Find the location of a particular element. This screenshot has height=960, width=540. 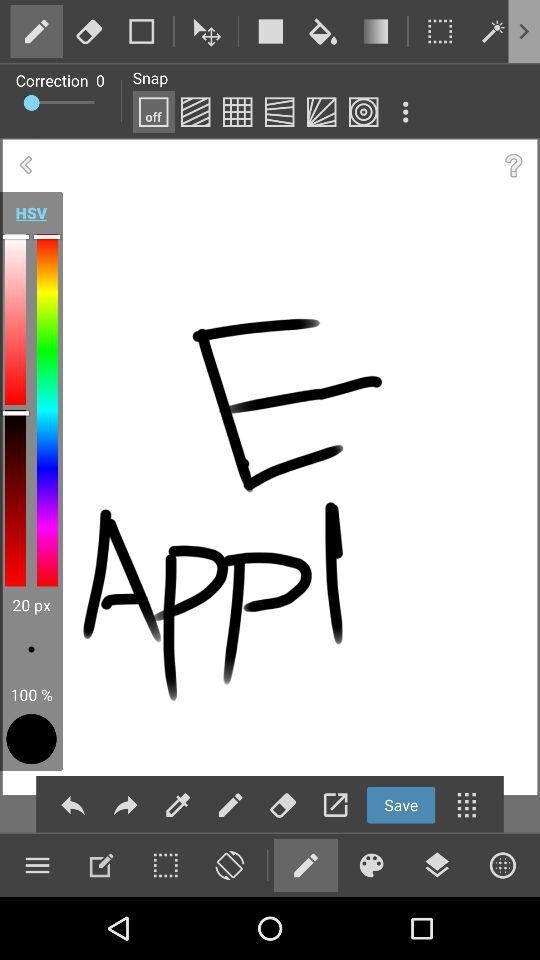

snap to grid off is located at coordinates (152, 112).